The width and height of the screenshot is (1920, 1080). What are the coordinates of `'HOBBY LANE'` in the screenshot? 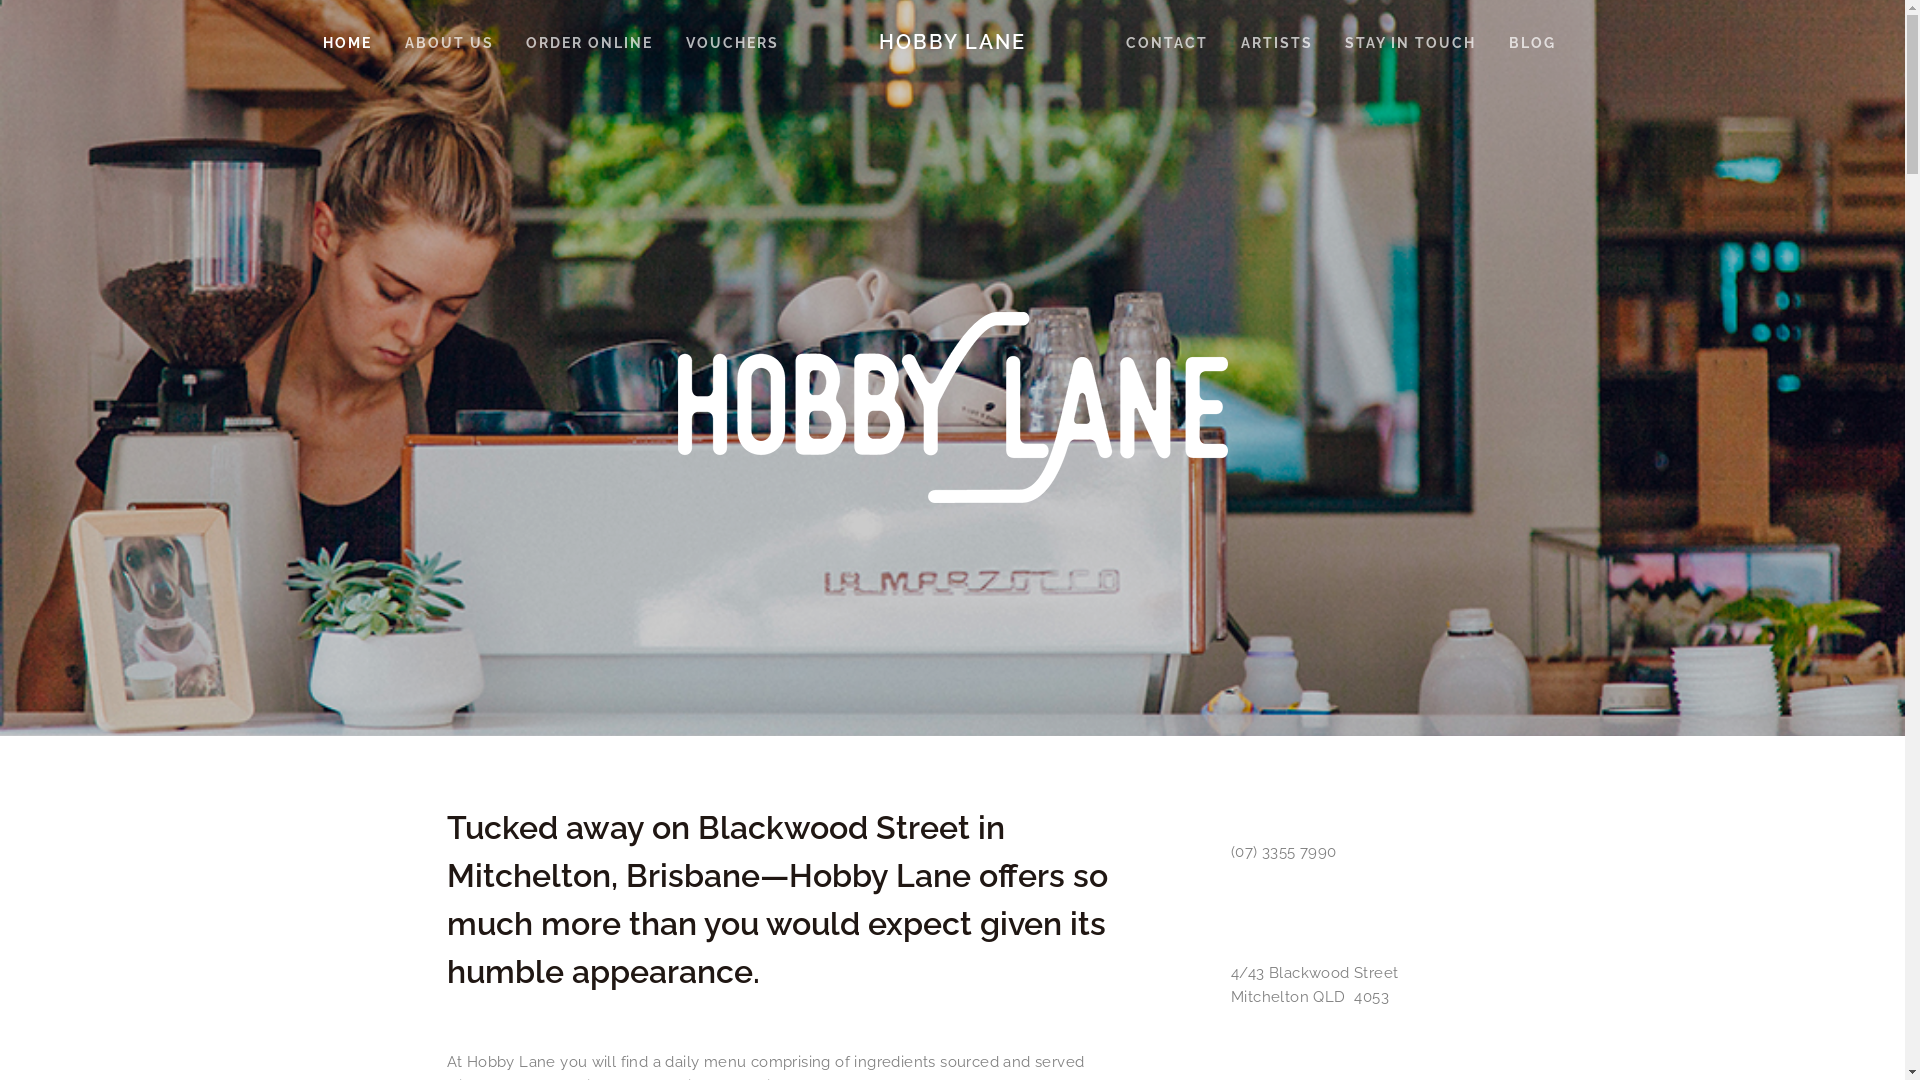 It's located at (951, 42).